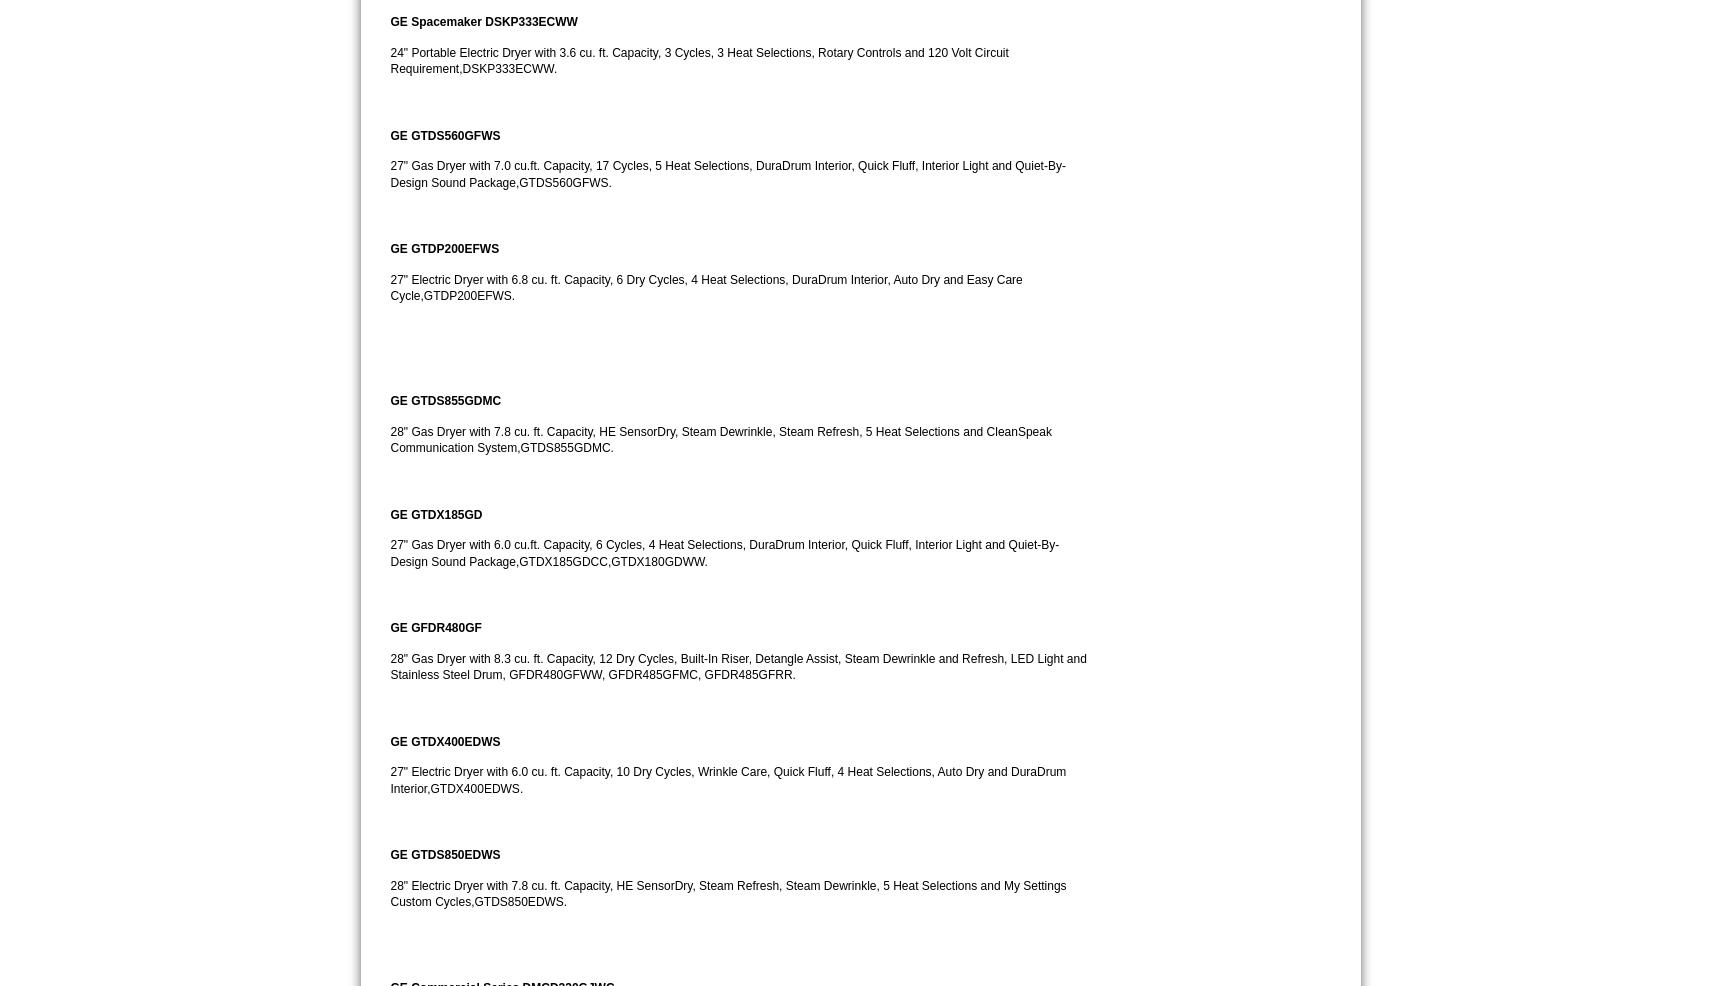 Image resolution: width=1721 pixels, height=986 pixels. What do you see at coordinates (740, 665) in the screenshot?
I see `'28" Gas Dryer with 8.3 cu. ft. Capacity, 12 Dry Cycles, Built-In Riser, Detangle Assist, Steam Dewrinkle and Refresh, LED Light and Stainless Steel Drum, GFDR480GFWW, GFDR485GFMC, GFDR485GFRR.'` at bounding box center [740, 665].